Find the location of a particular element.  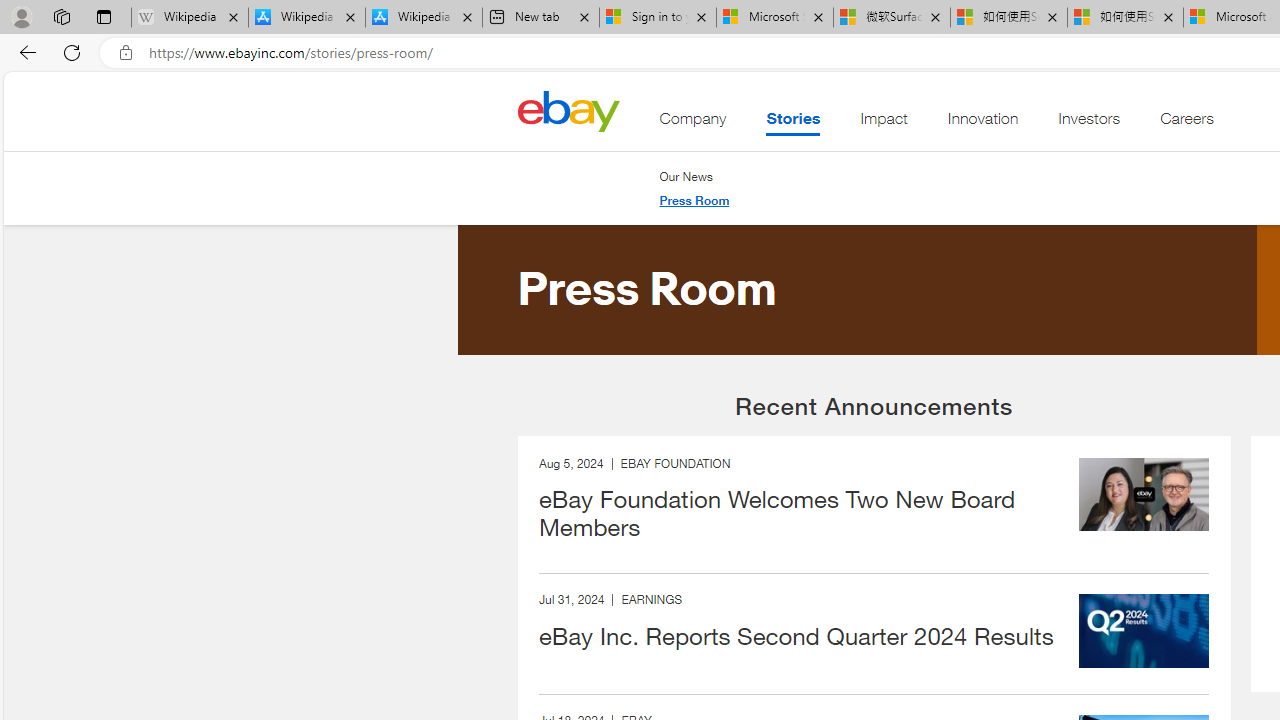

'Investors' is located at coordinates (1088, 123).